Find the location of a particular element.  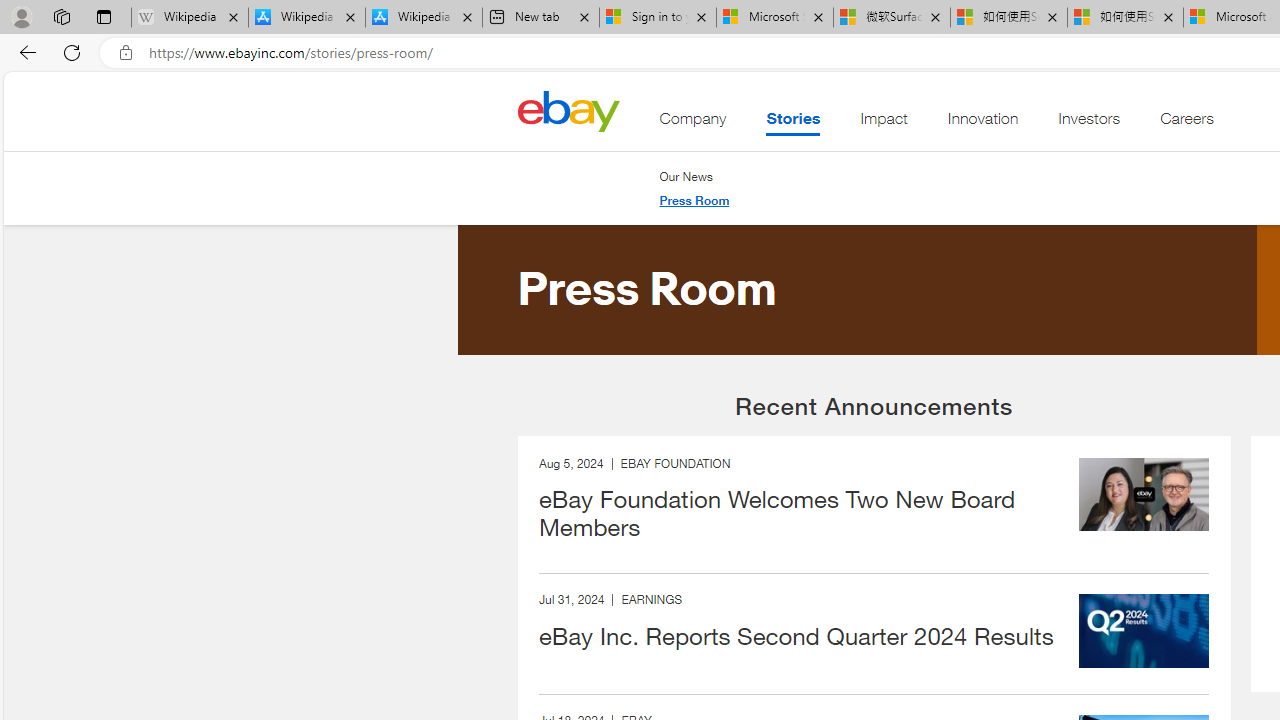

'Investors' is located at coordinates (1088, 123).